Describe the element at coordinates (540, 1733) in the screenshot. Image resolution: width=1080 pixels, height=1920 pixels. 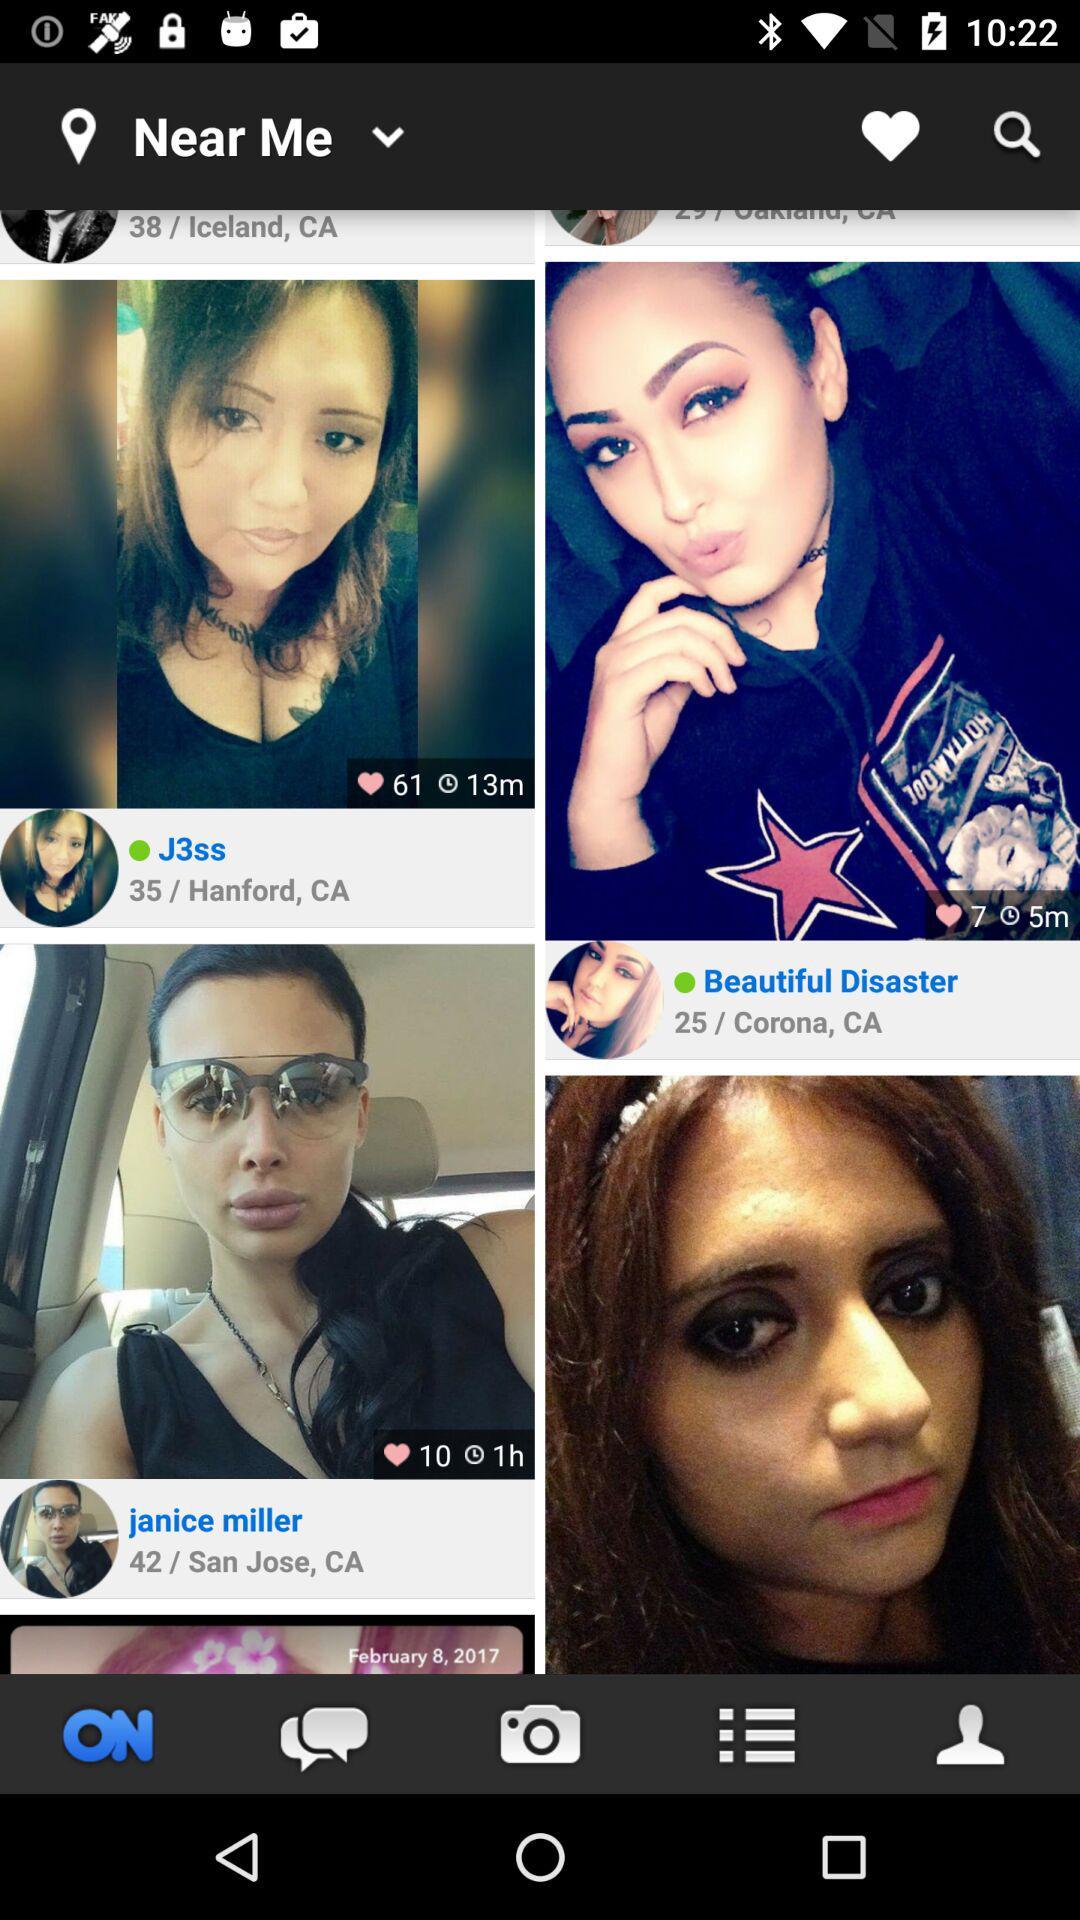
I see `take a picture` at that location.